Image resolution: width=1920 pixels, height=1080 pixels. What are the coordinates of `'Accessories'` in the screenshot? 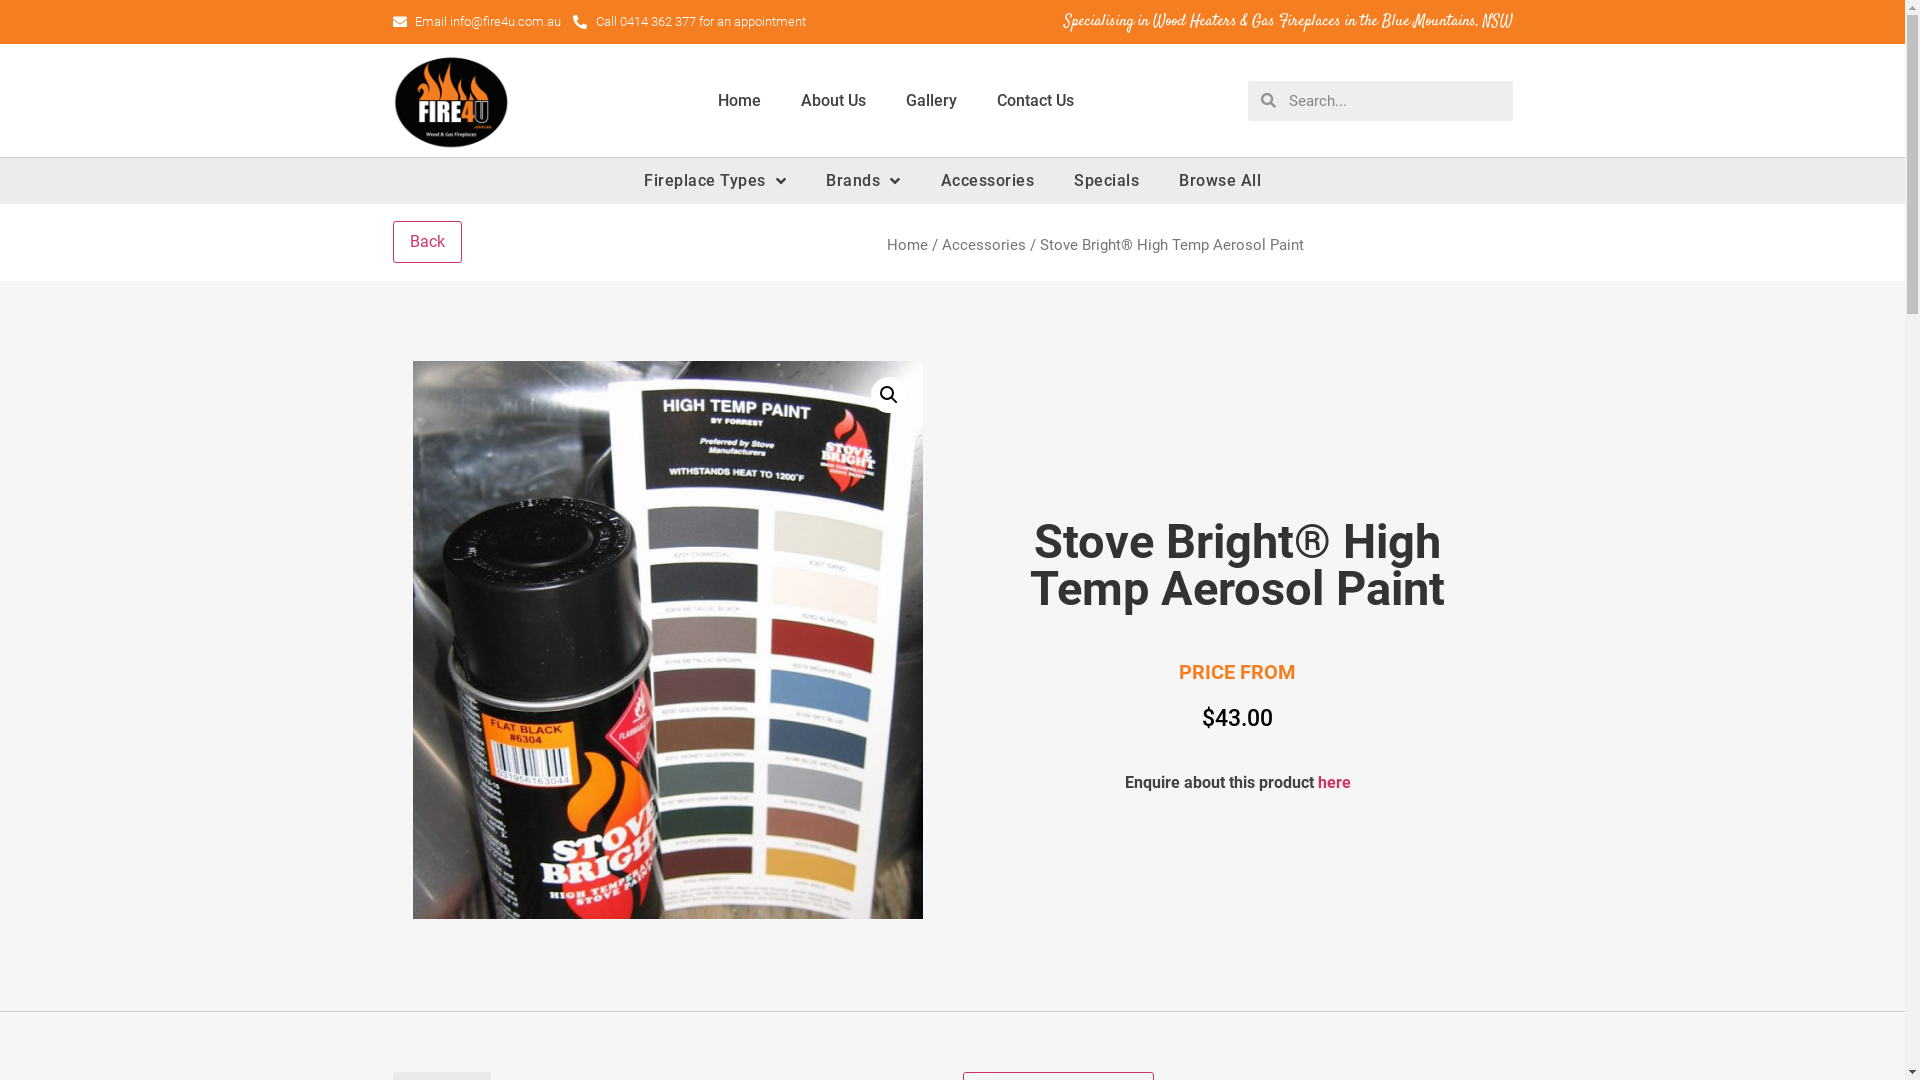 It's located at (940, 244).